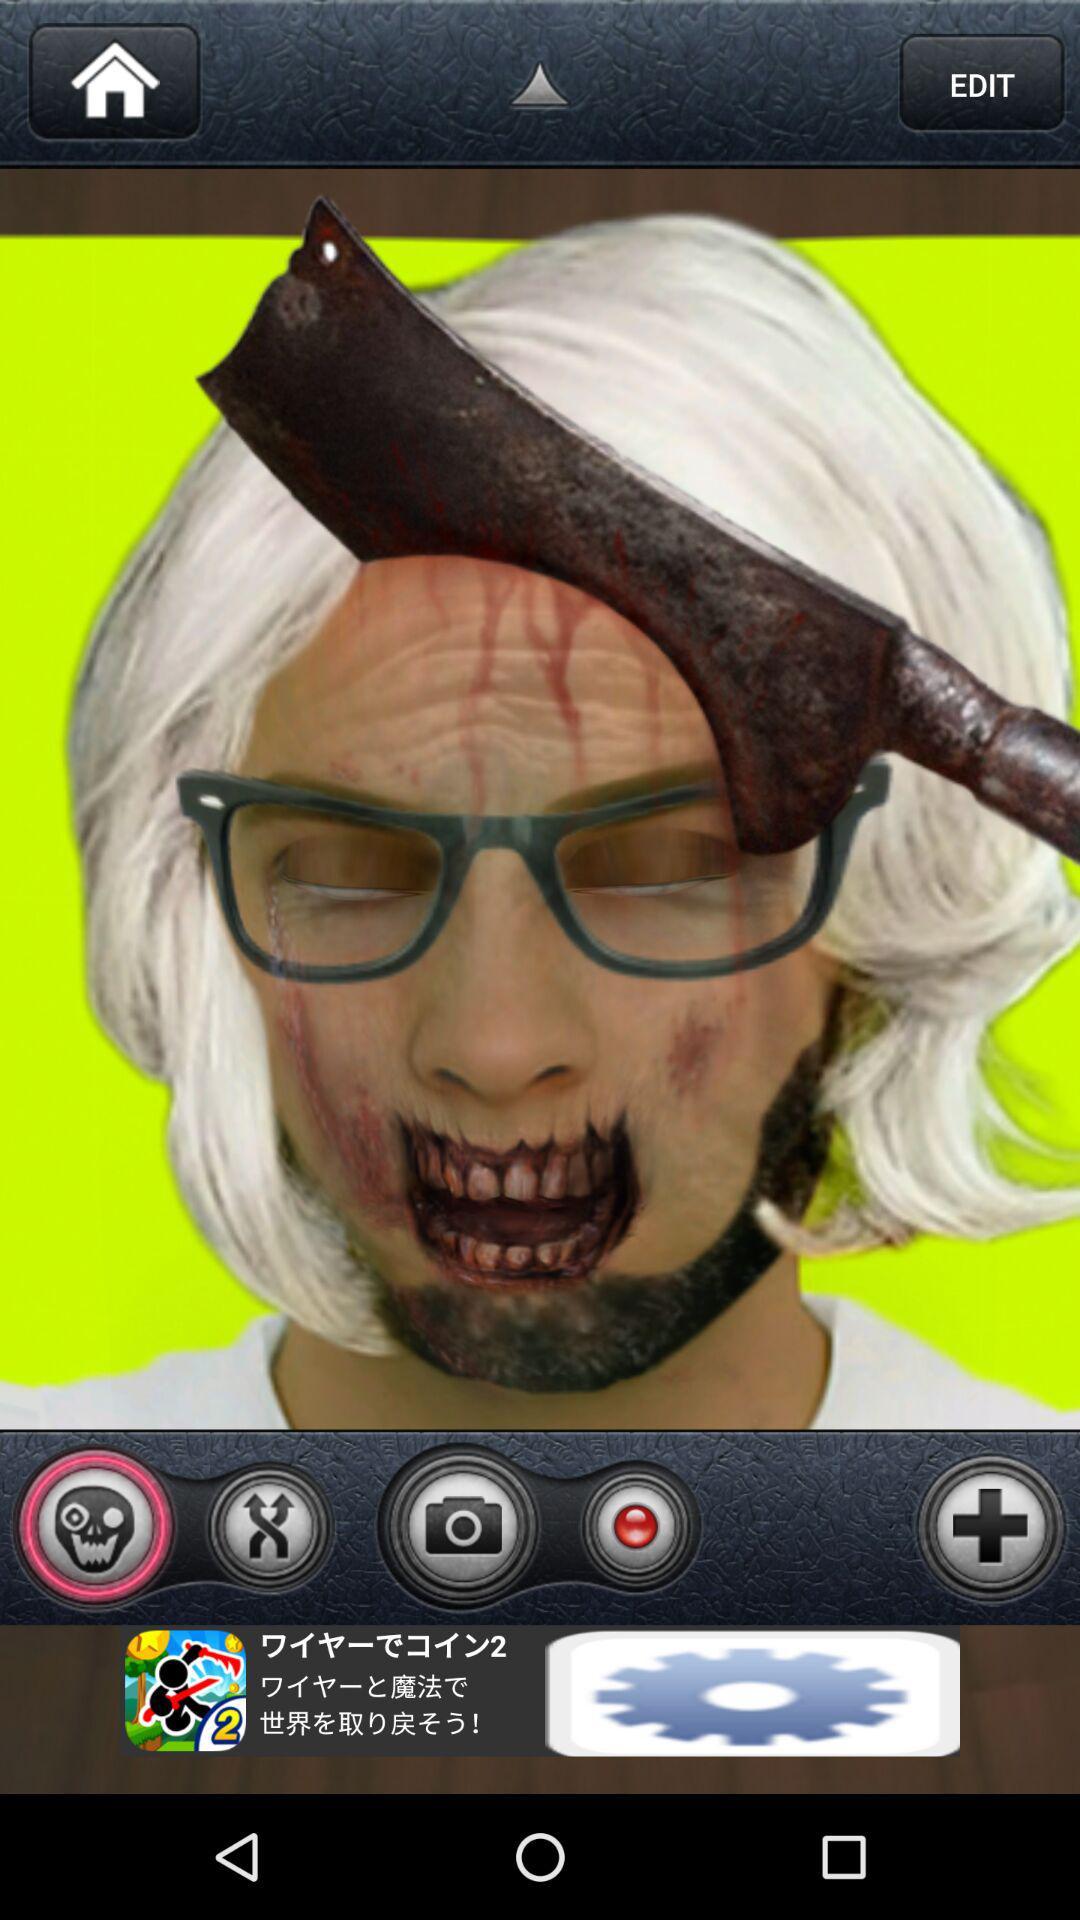  Describe the element at coordinates (463, 1633) in the screenshot. I see `the photo icon` at that location.